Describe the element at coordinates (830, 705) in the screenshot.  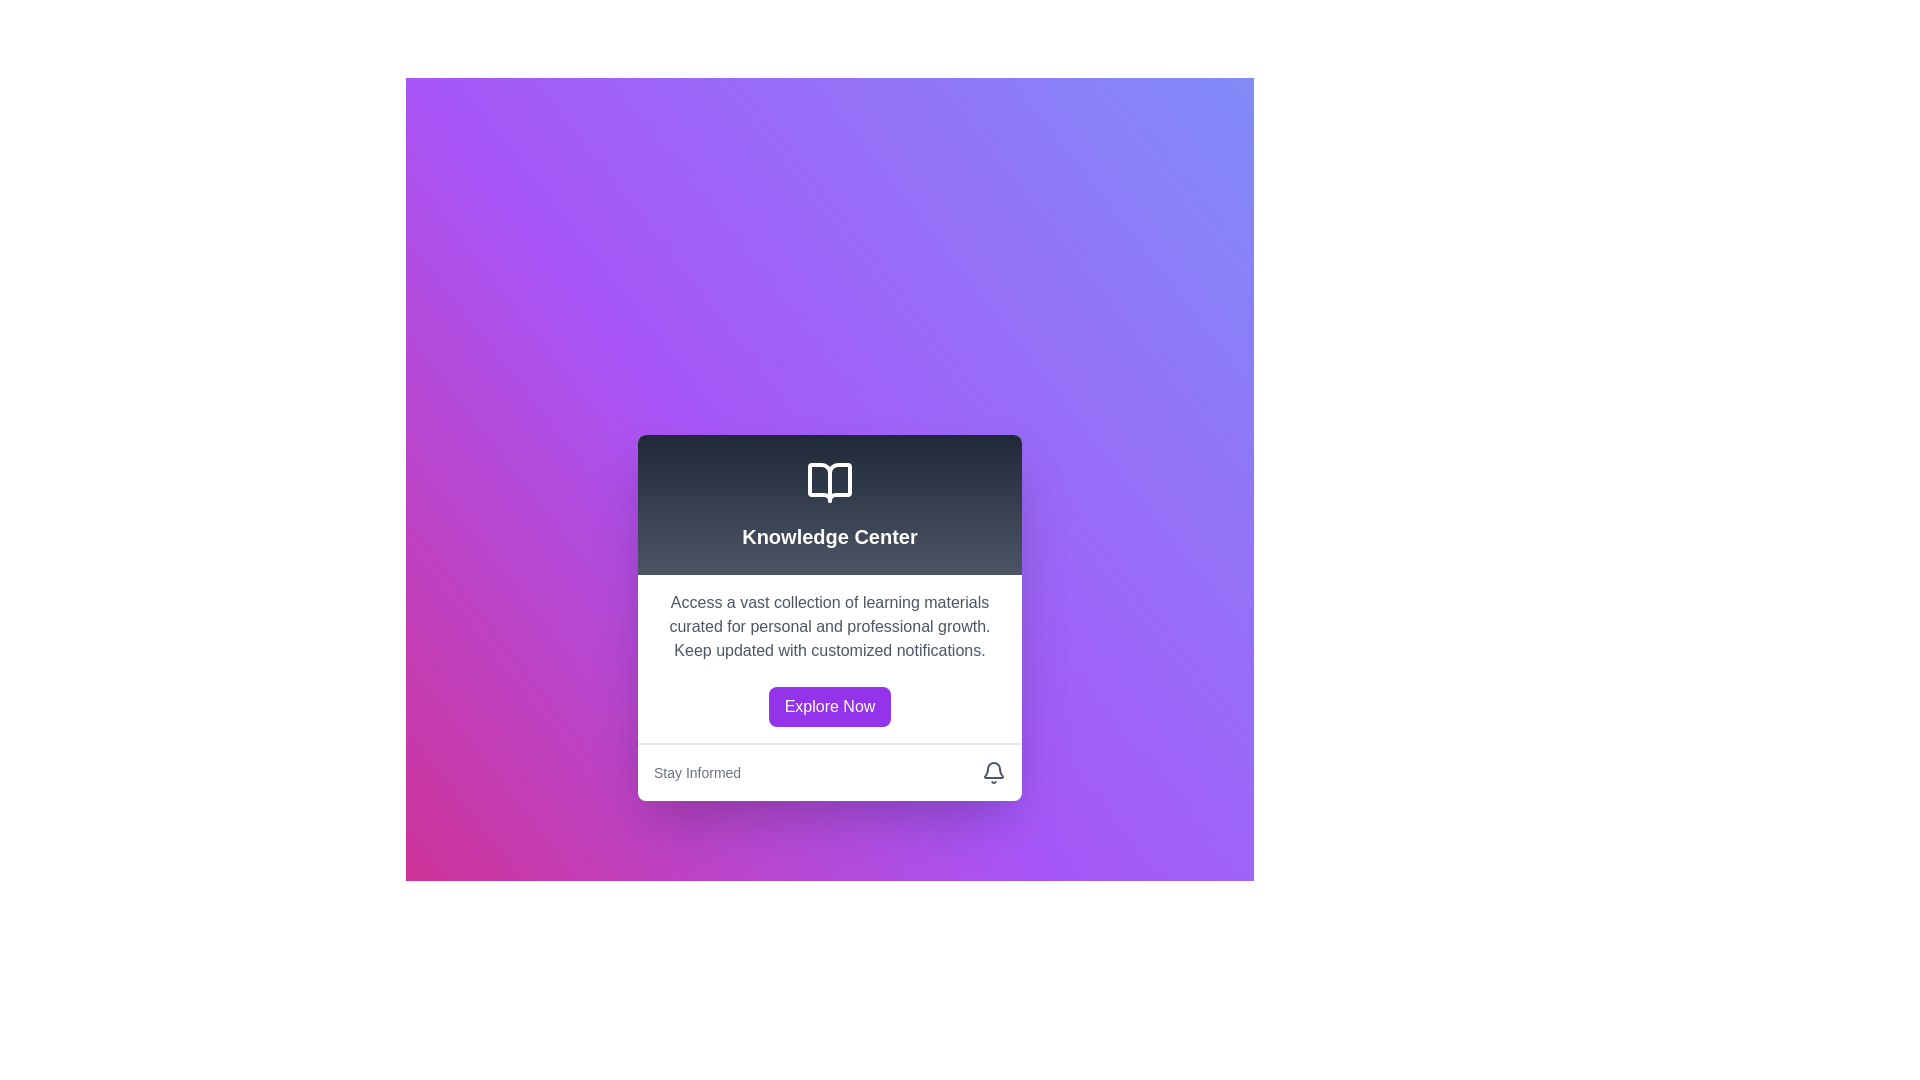
I see `the 'Explore Now' button, which is a rectangular button with rounded corners, styled with a purple background and white text, located centrally beneath the text description about learning materials` at that location.